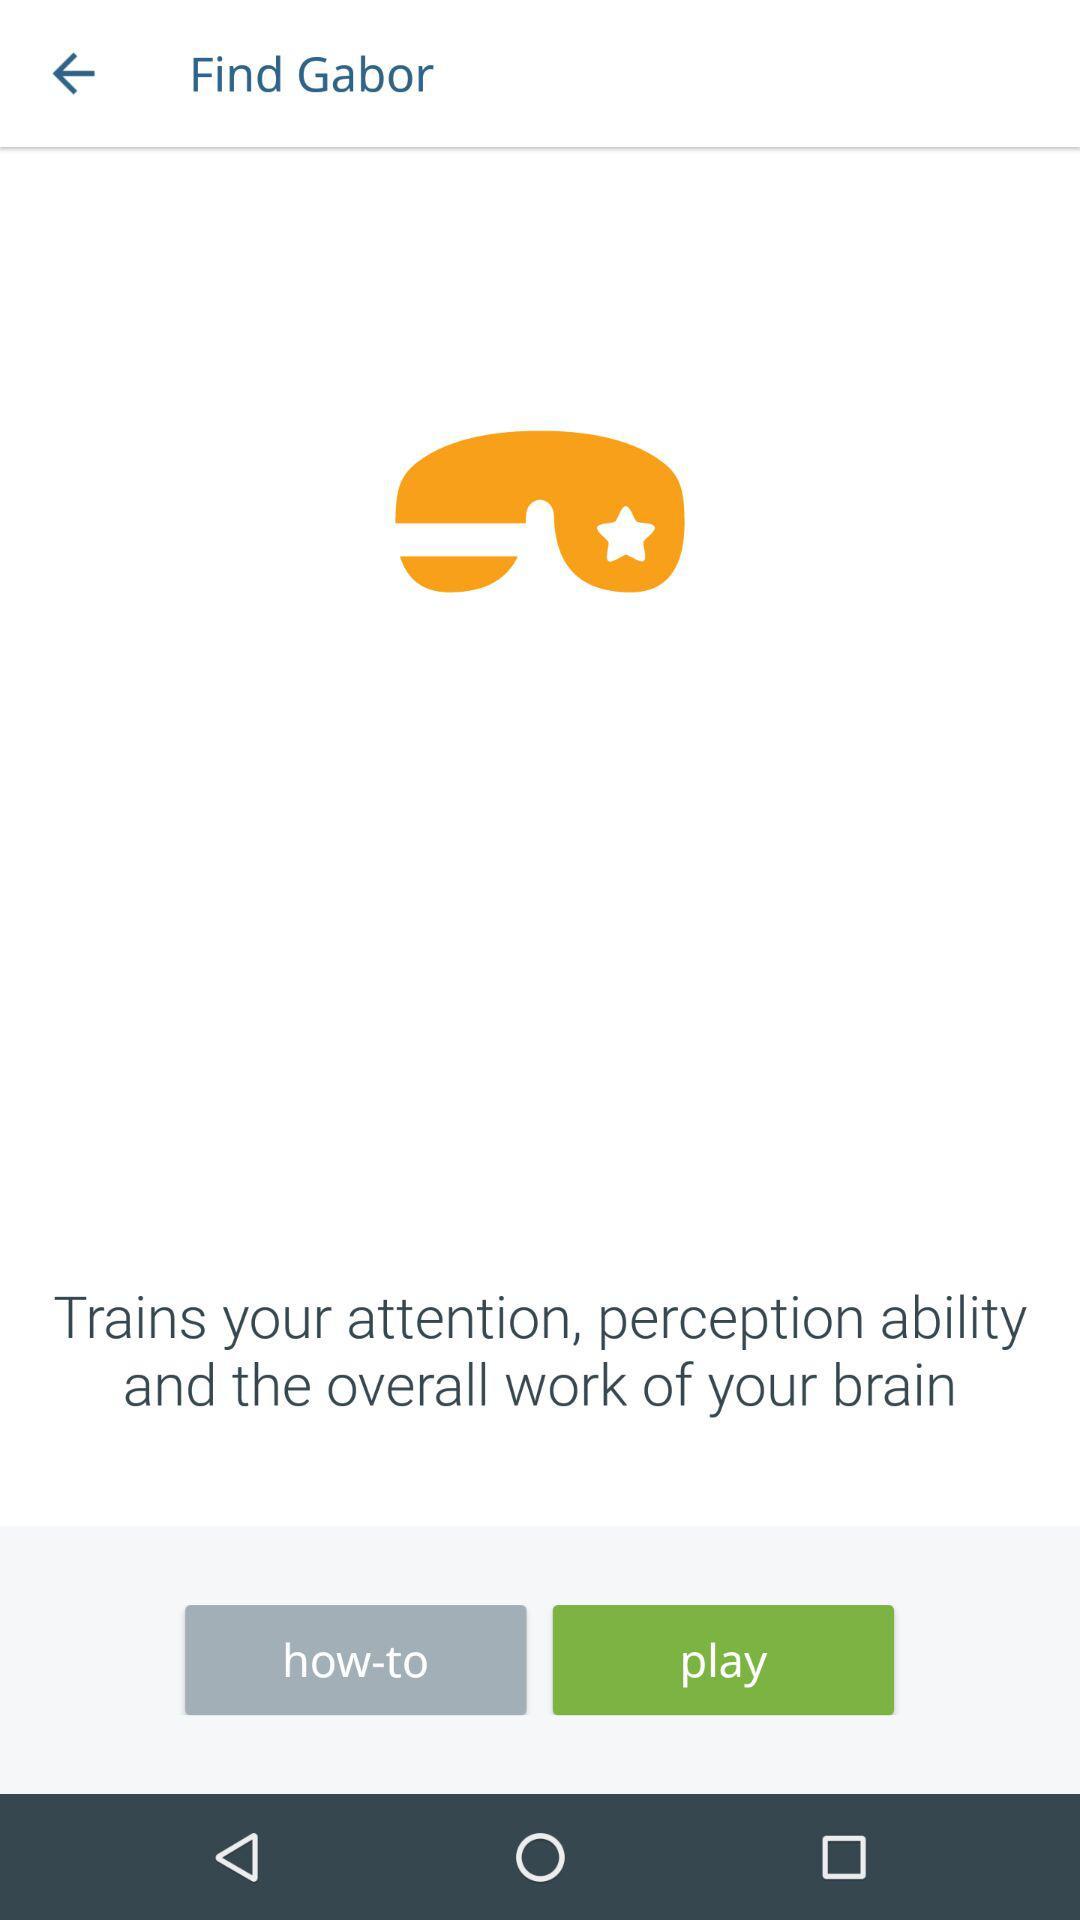  What do you see at coordinates (723, 1660) in the screenshot?
I see `icon next to the how-to icon` at bounding box center [723, 1660].